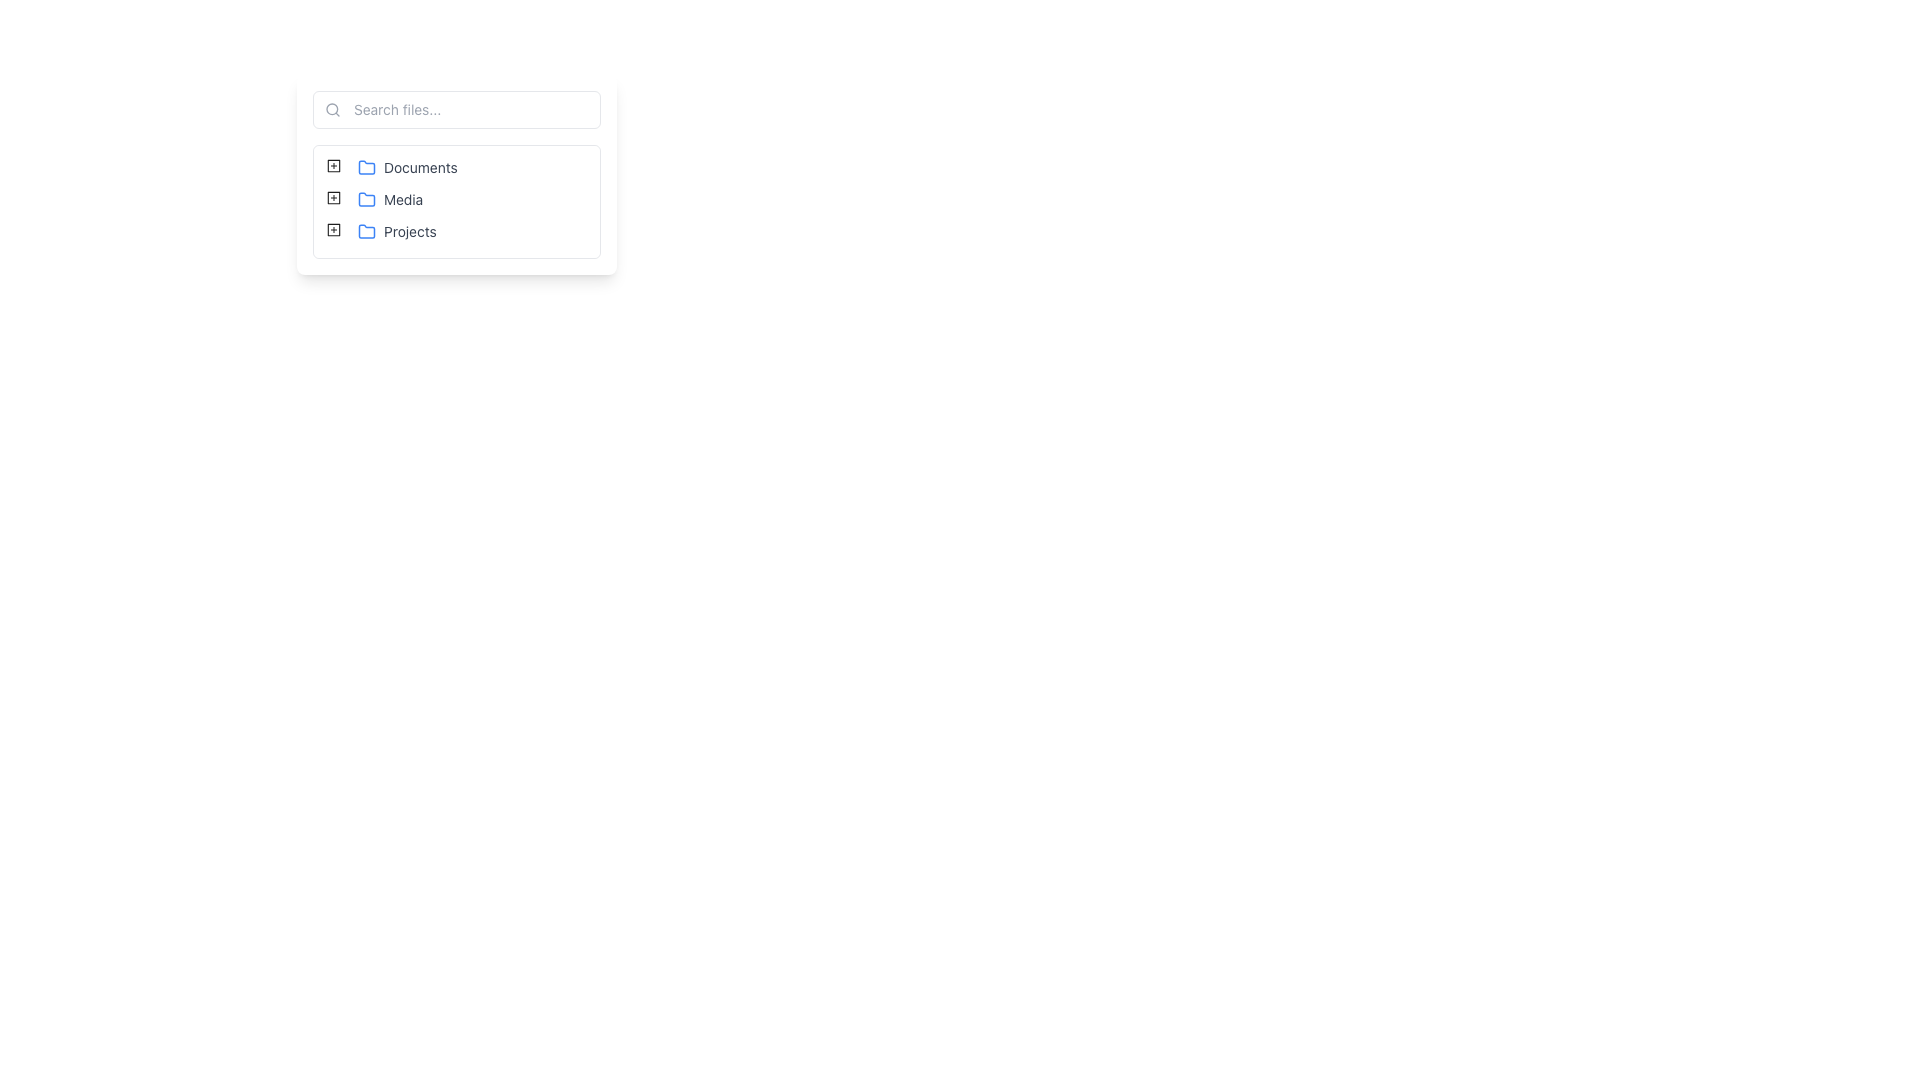  Describe the element at coordinates (383, 230) in the screenshot. I see `to select the 'Projects' tree item, which is styled as a list item with a blue folder icon and is the third item in the vertical list` at that location.